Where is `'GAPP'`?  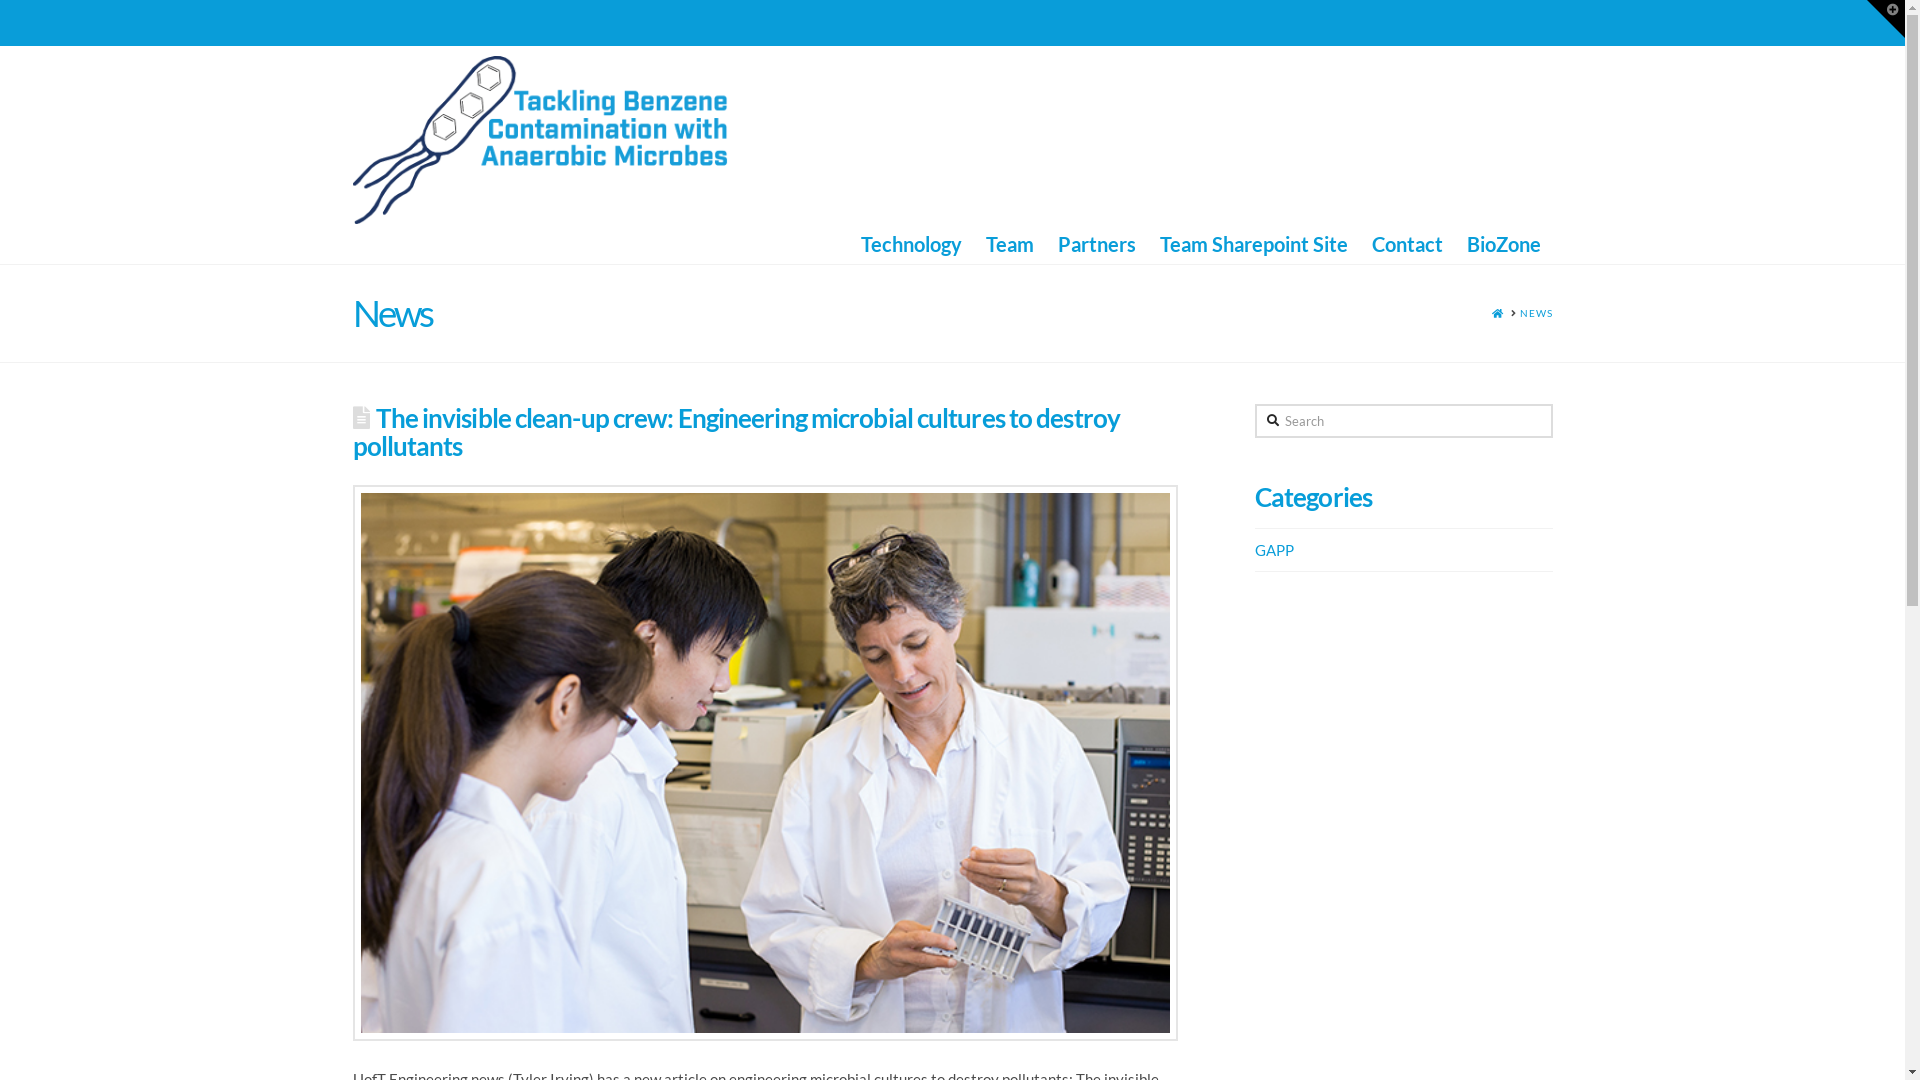
'GAPP' is located at coordinates (1273, 550).